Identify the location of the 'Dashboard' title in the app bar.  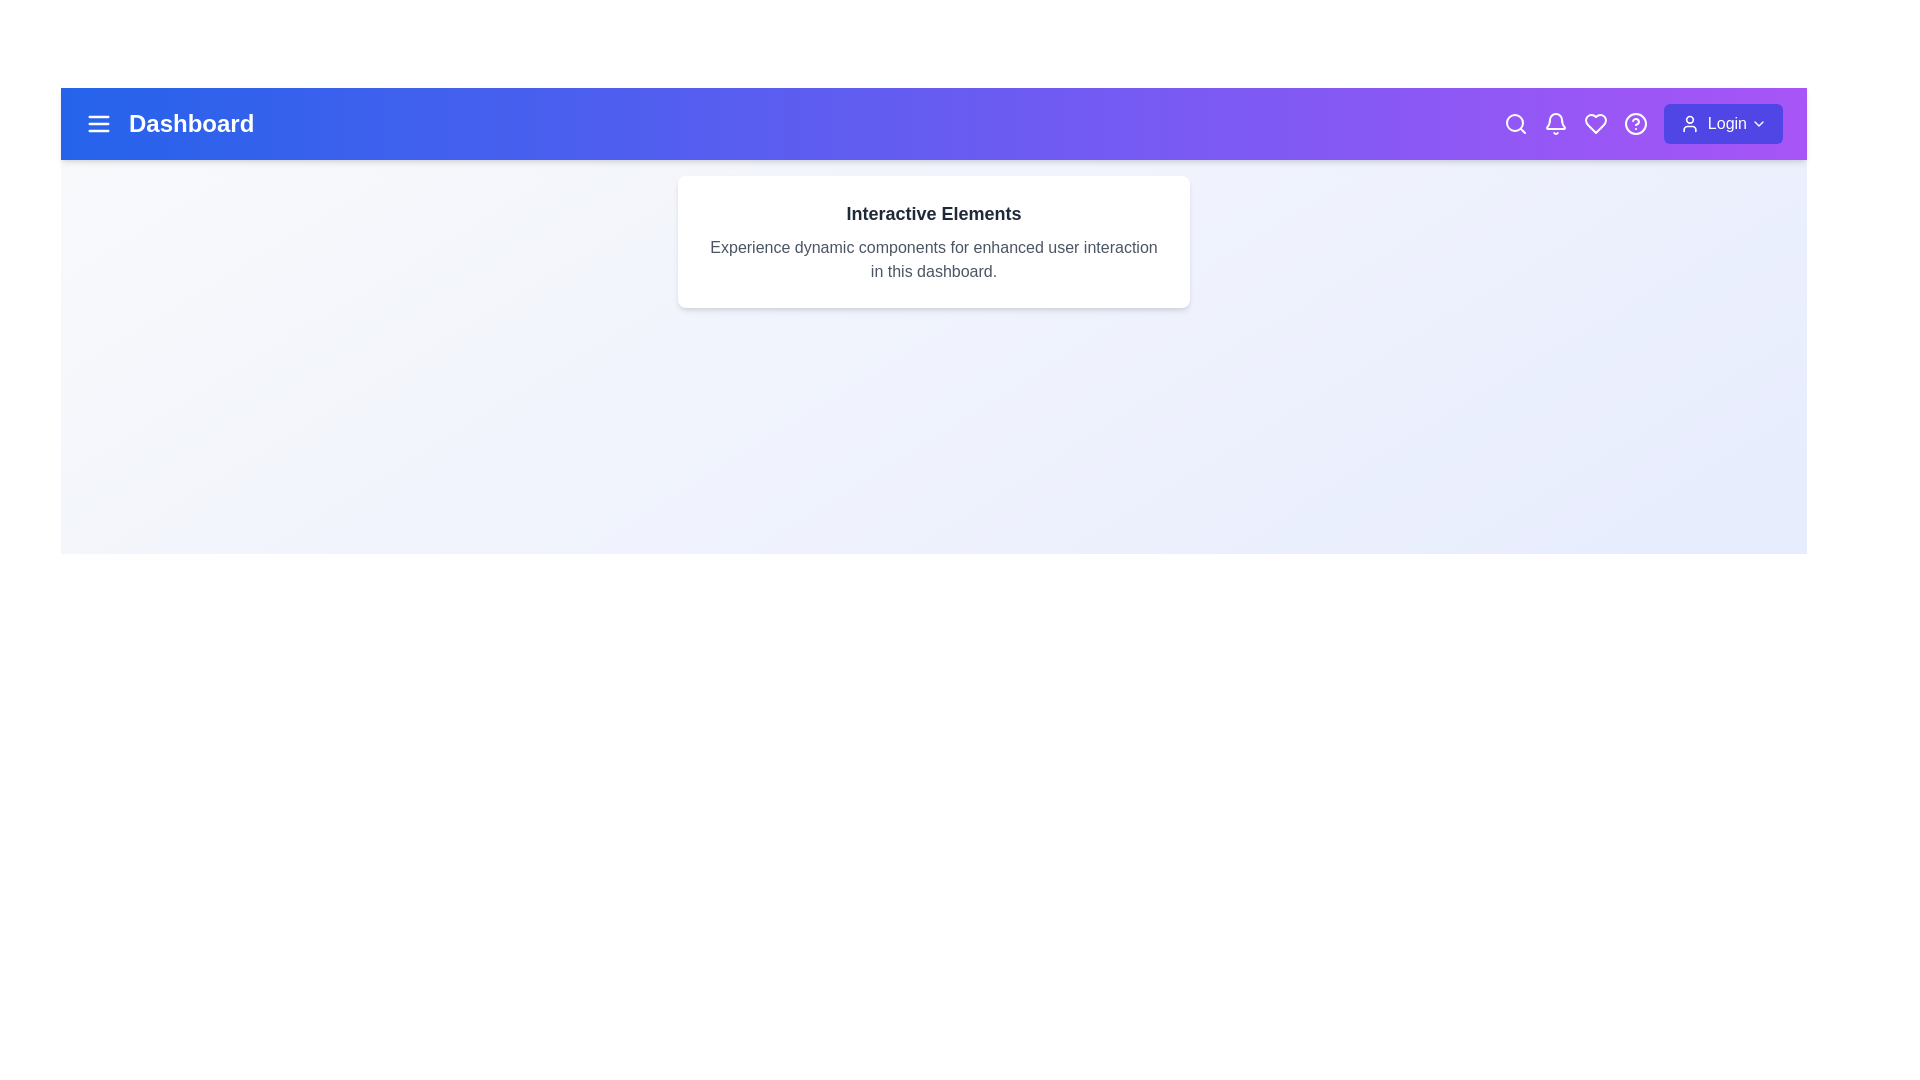
(191, 123).